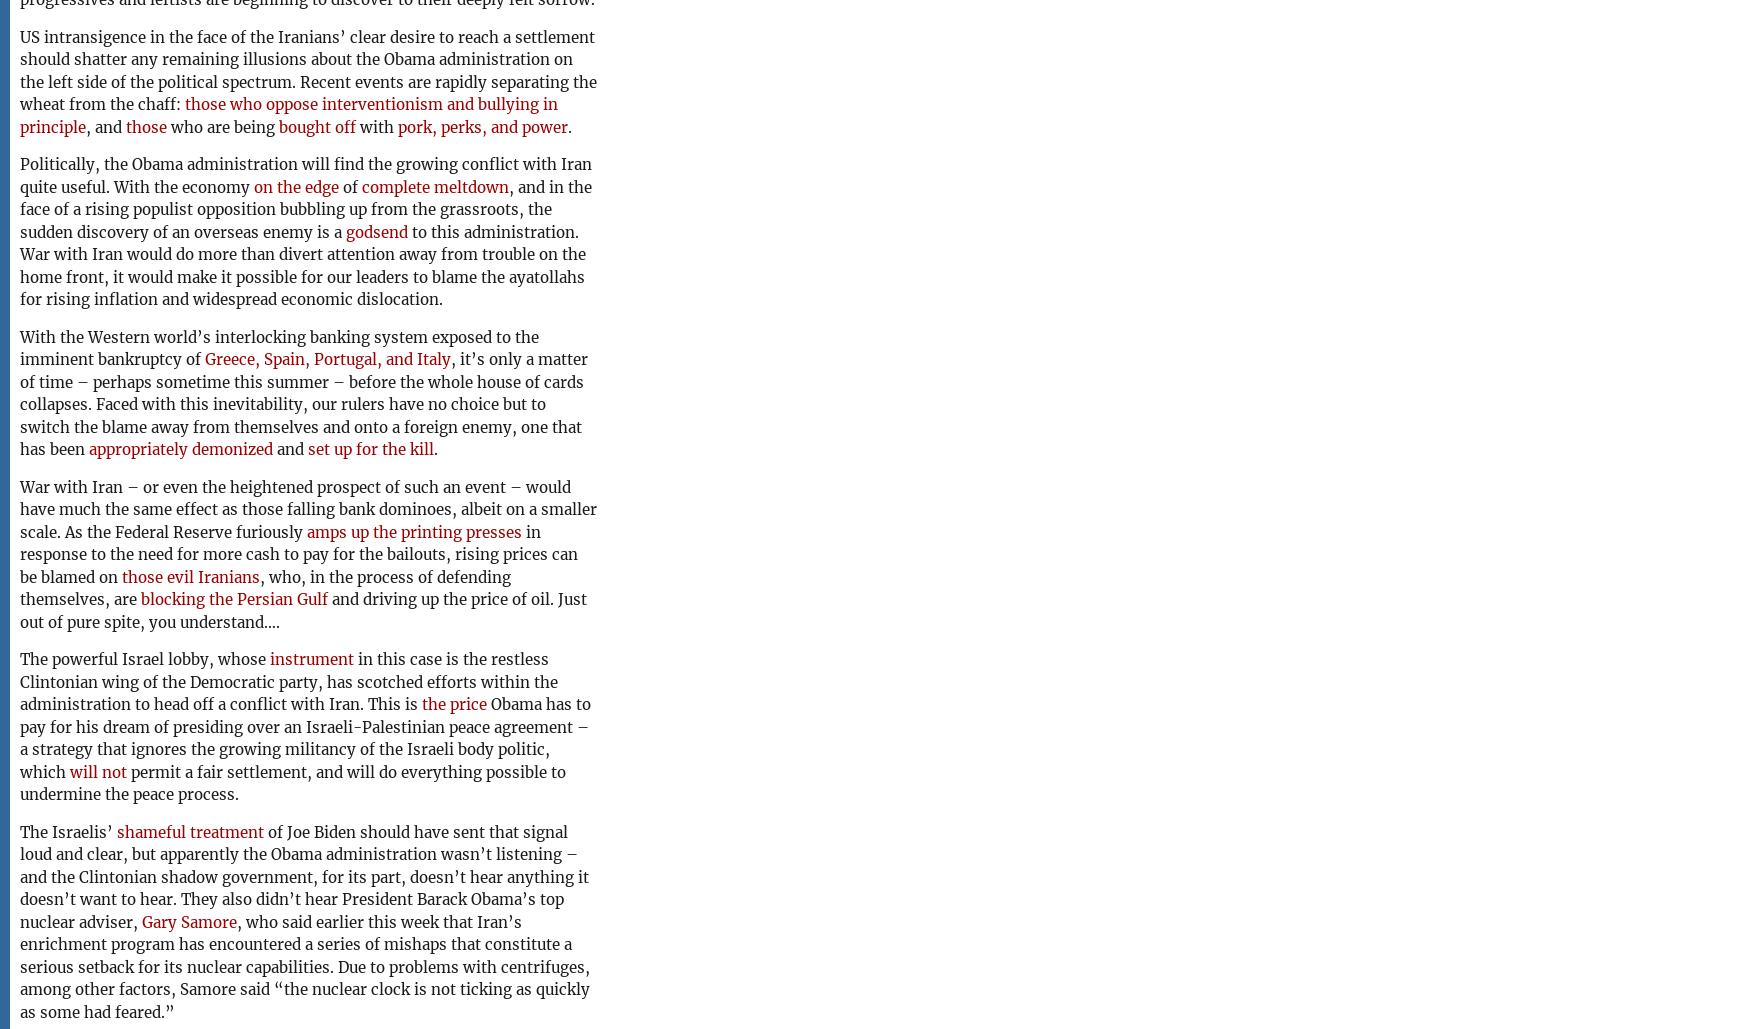  Describe the element at coordinates (434, 186) in the screenshot. I see `'complete meltdown'` at that location.